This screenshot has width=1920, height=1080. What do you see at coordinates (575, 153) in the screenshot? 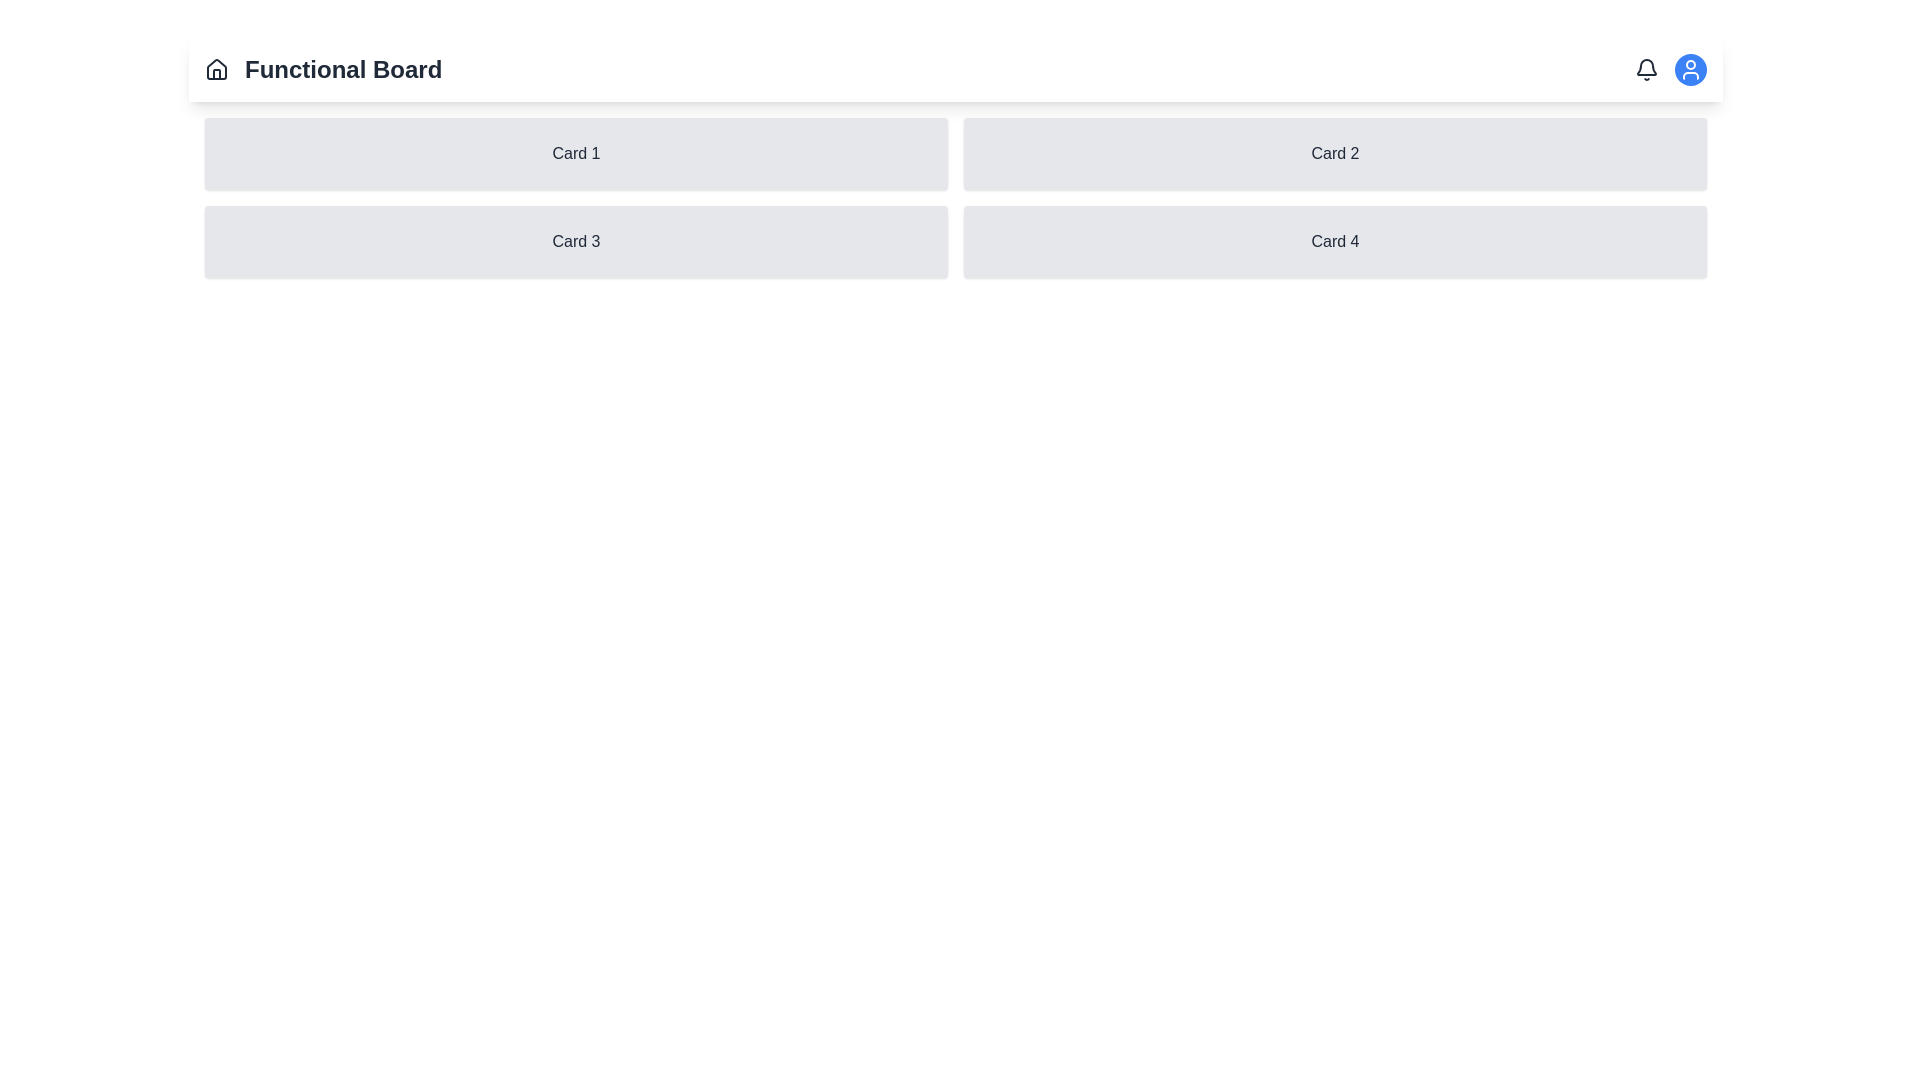
I see `the first card in the grid layout, which has a light gray background and contains the text 'Card 1' to change its background color` at bounding box center [575, 153].